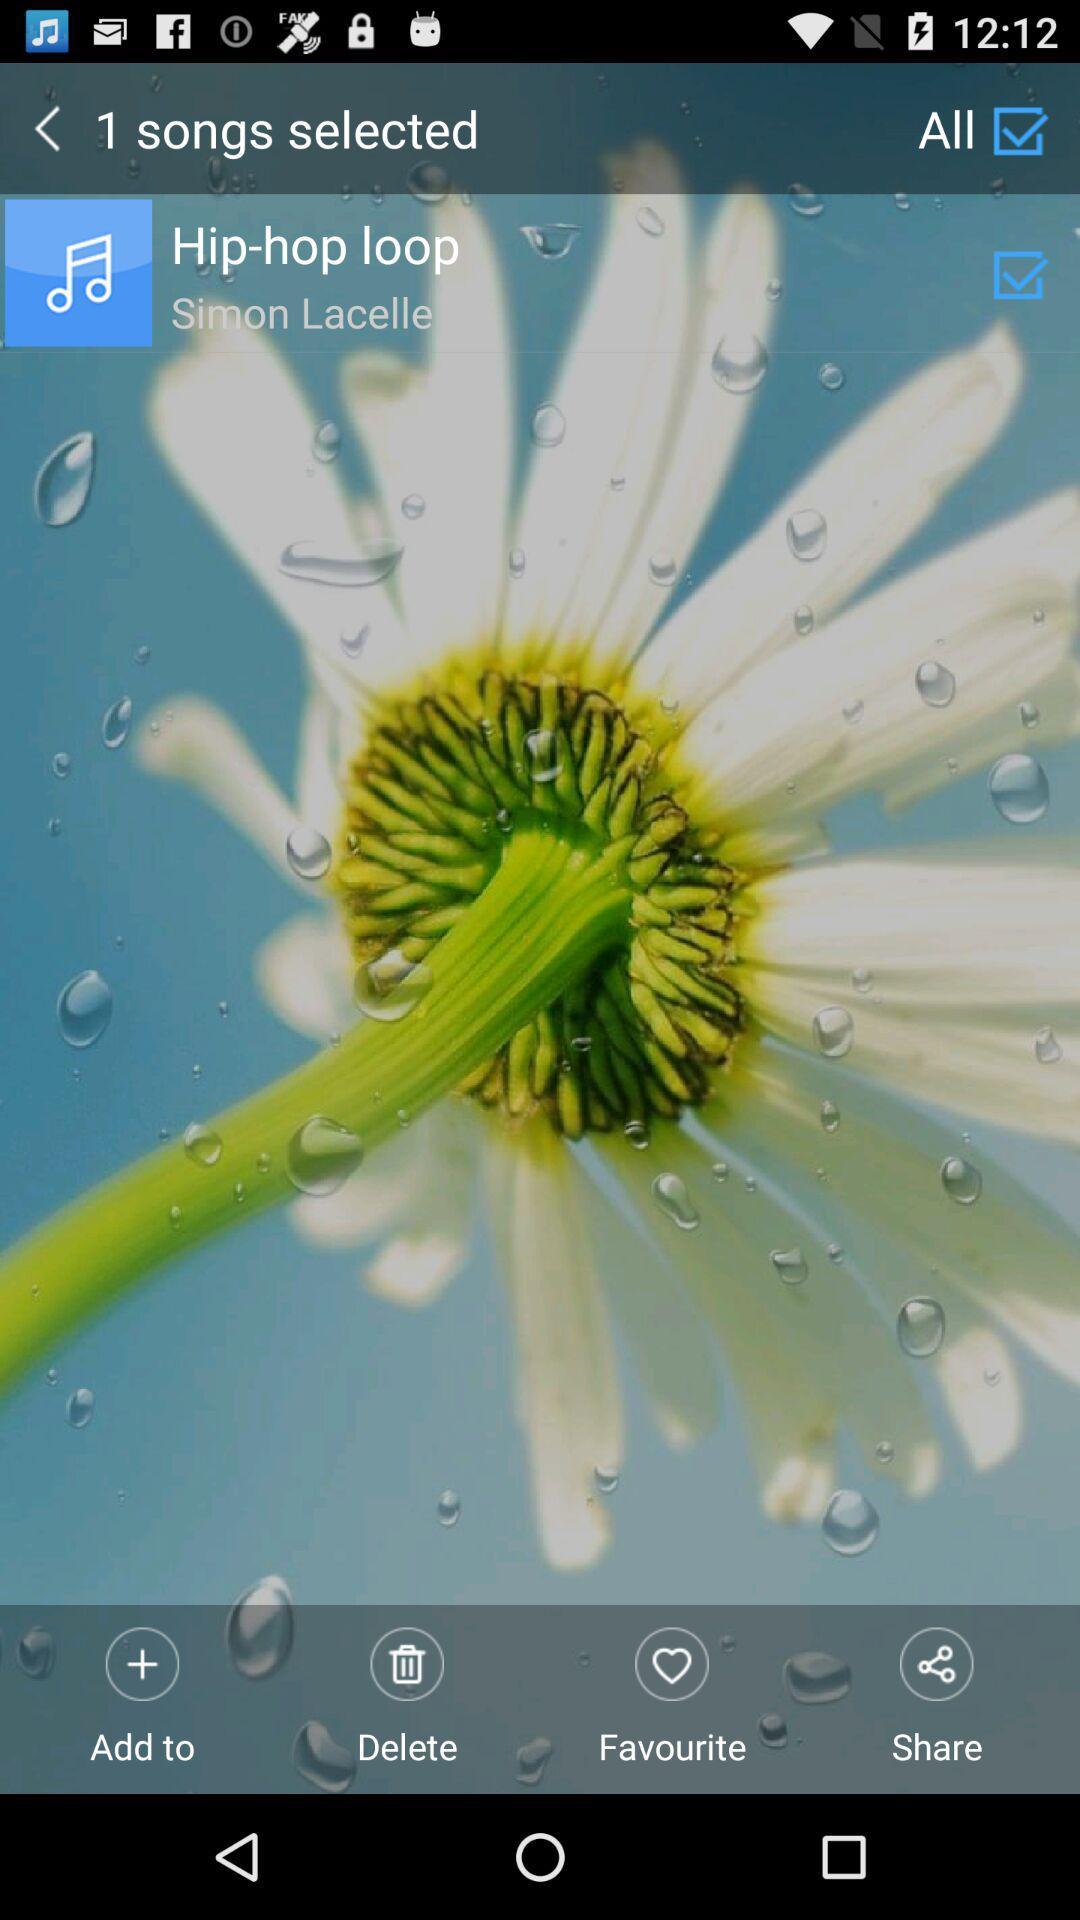 This screenshot has height=1920, width=1080. I want to click on favourite app, so click(672, 1698).